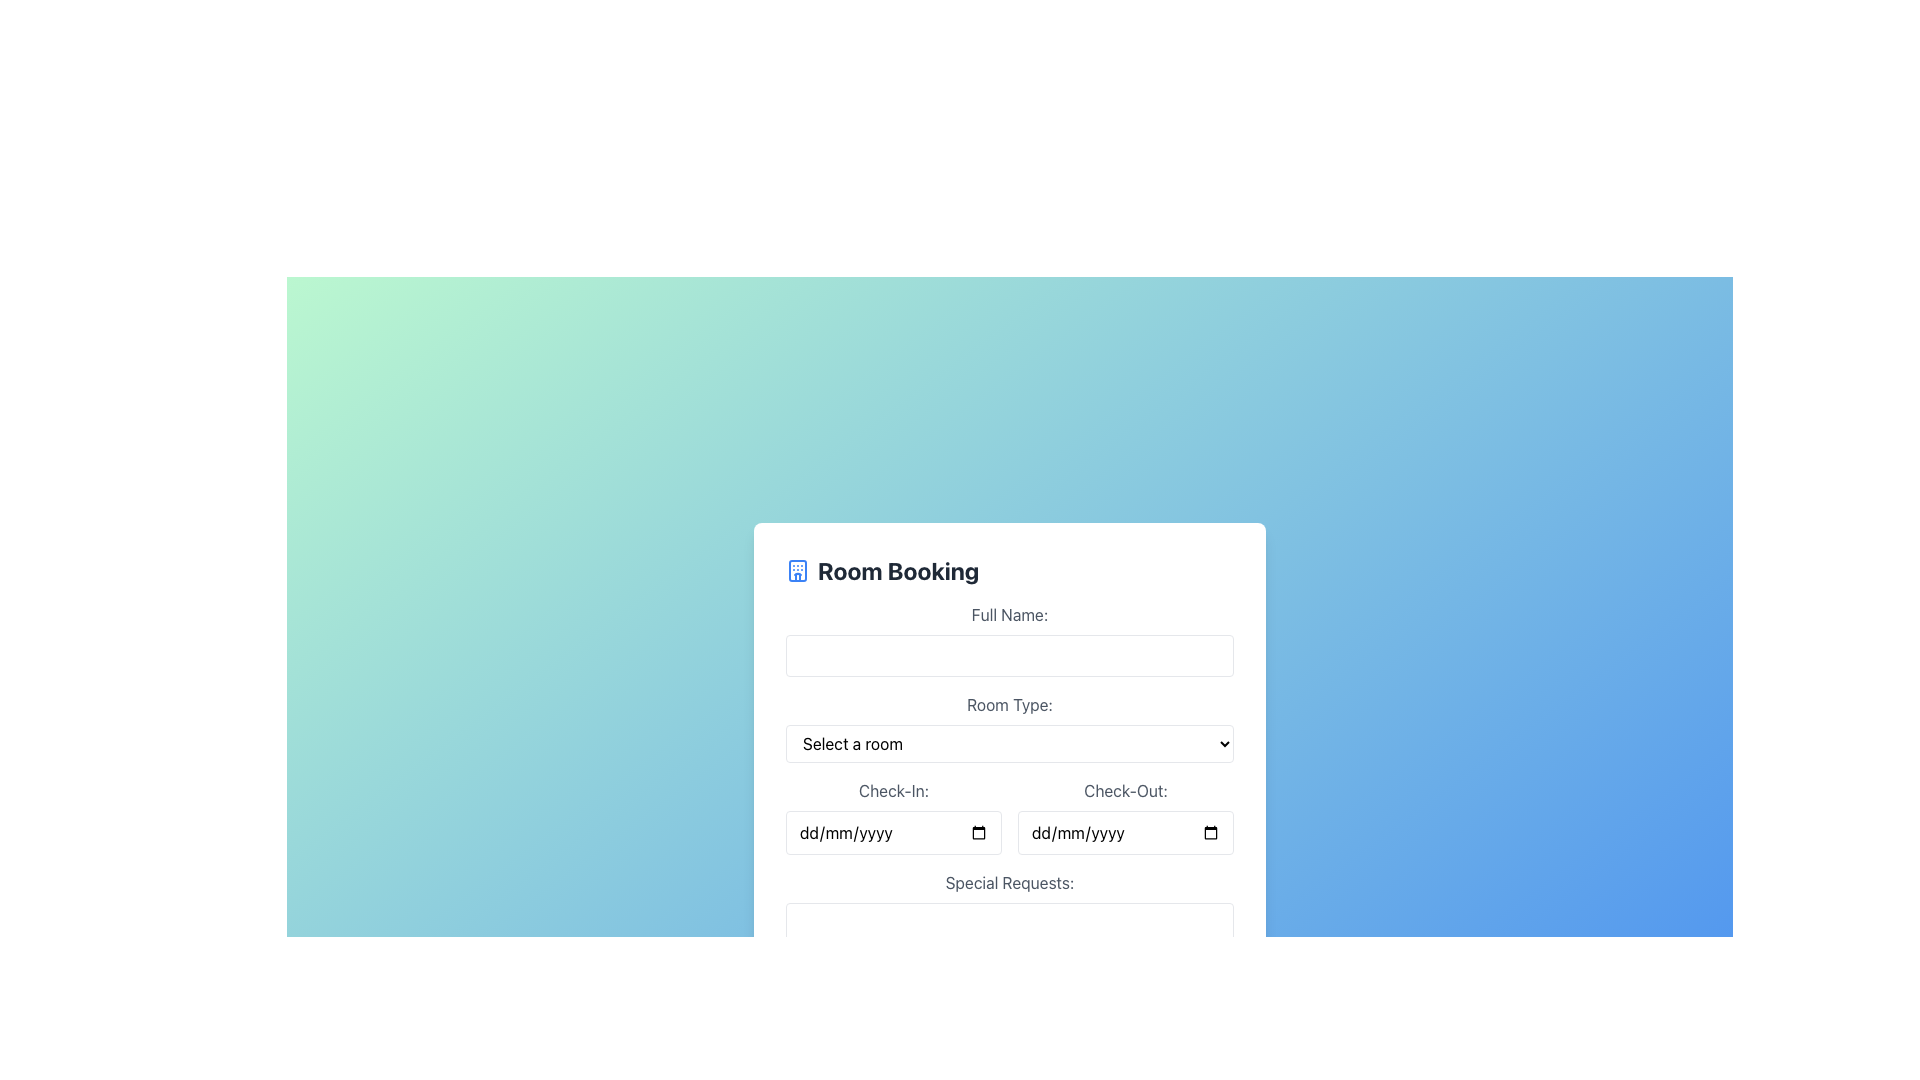 The height and width of the screenshot is (1080, 1920). I want to click on the dropdown menu for selecting room type, which is positioned second in the layout group of the form, below the 'Full Name' input field and above the 'Check-In' and 'Check-Out' date fields, so click(1009, 728).